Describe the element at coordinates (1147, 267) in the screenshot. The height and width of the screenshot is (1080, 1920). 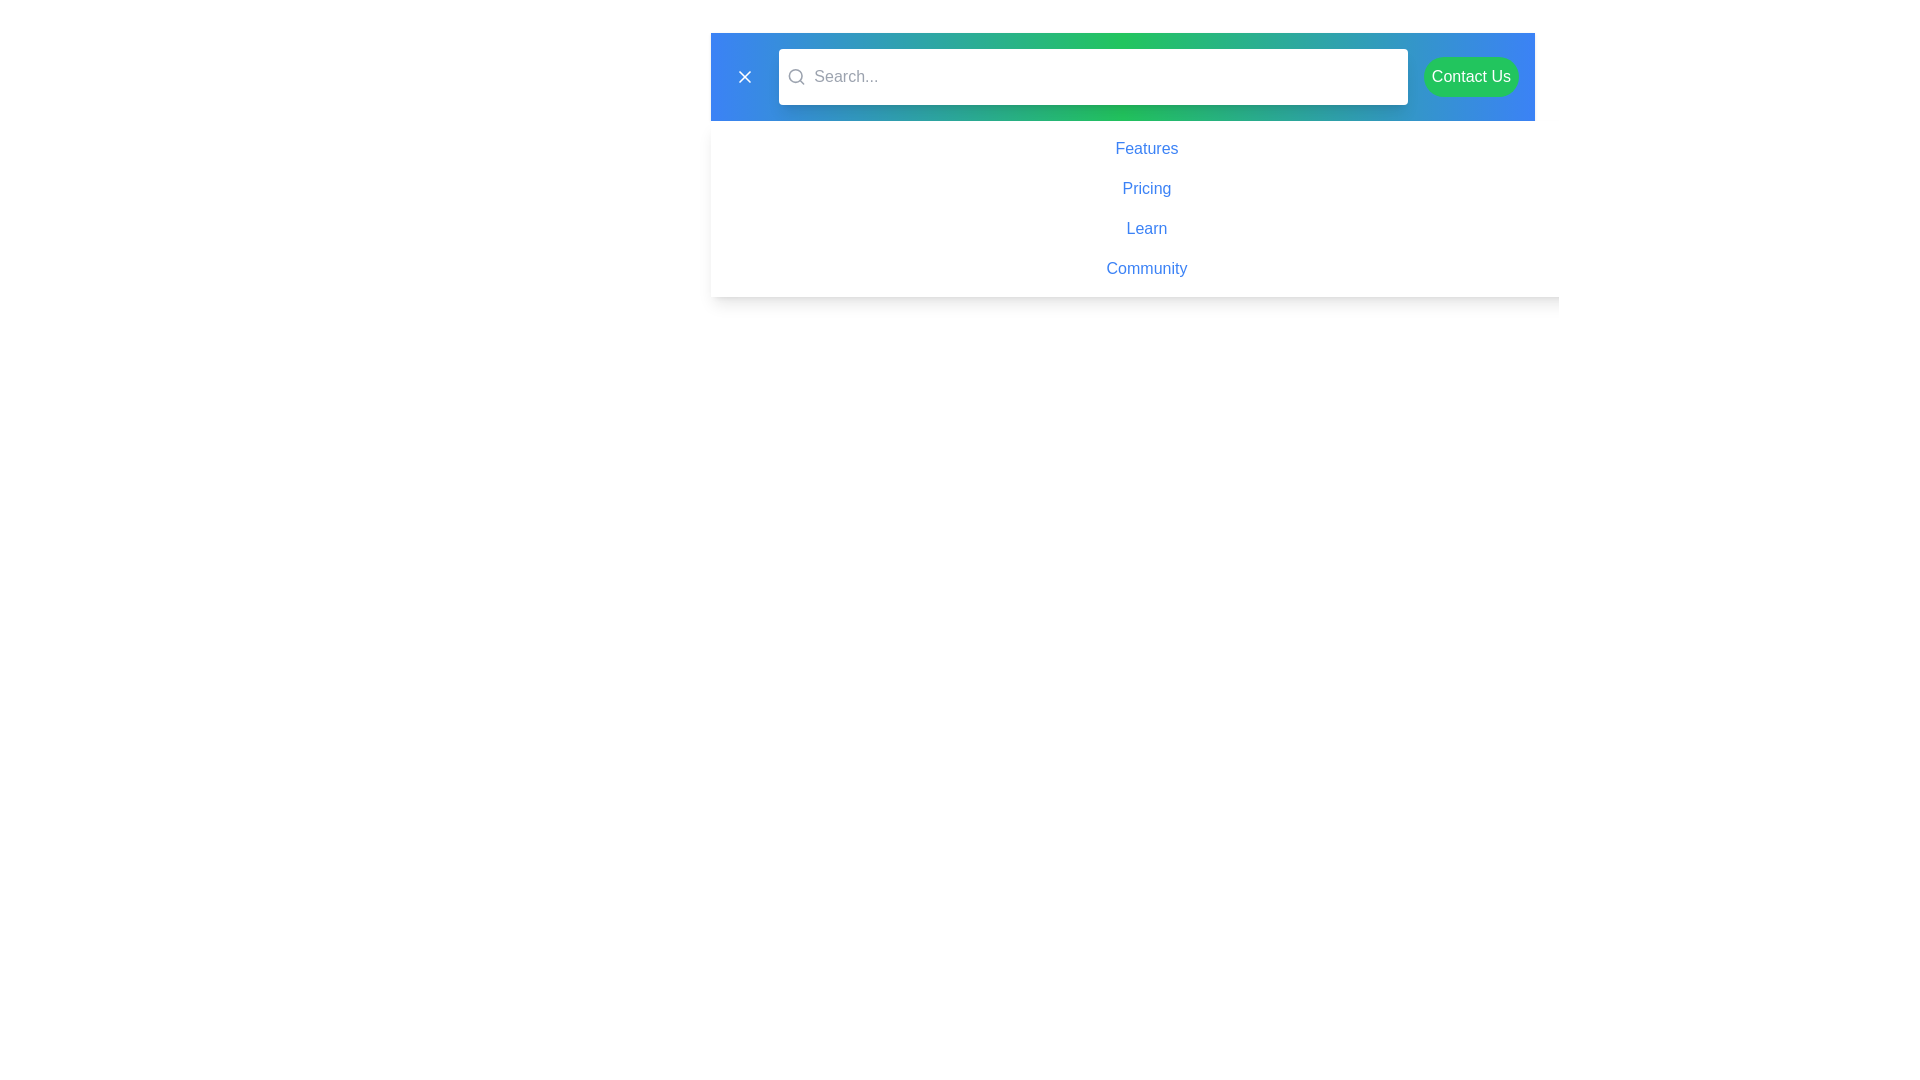
I see `the 'Community' hyperlink, which is the last entry` at that location.